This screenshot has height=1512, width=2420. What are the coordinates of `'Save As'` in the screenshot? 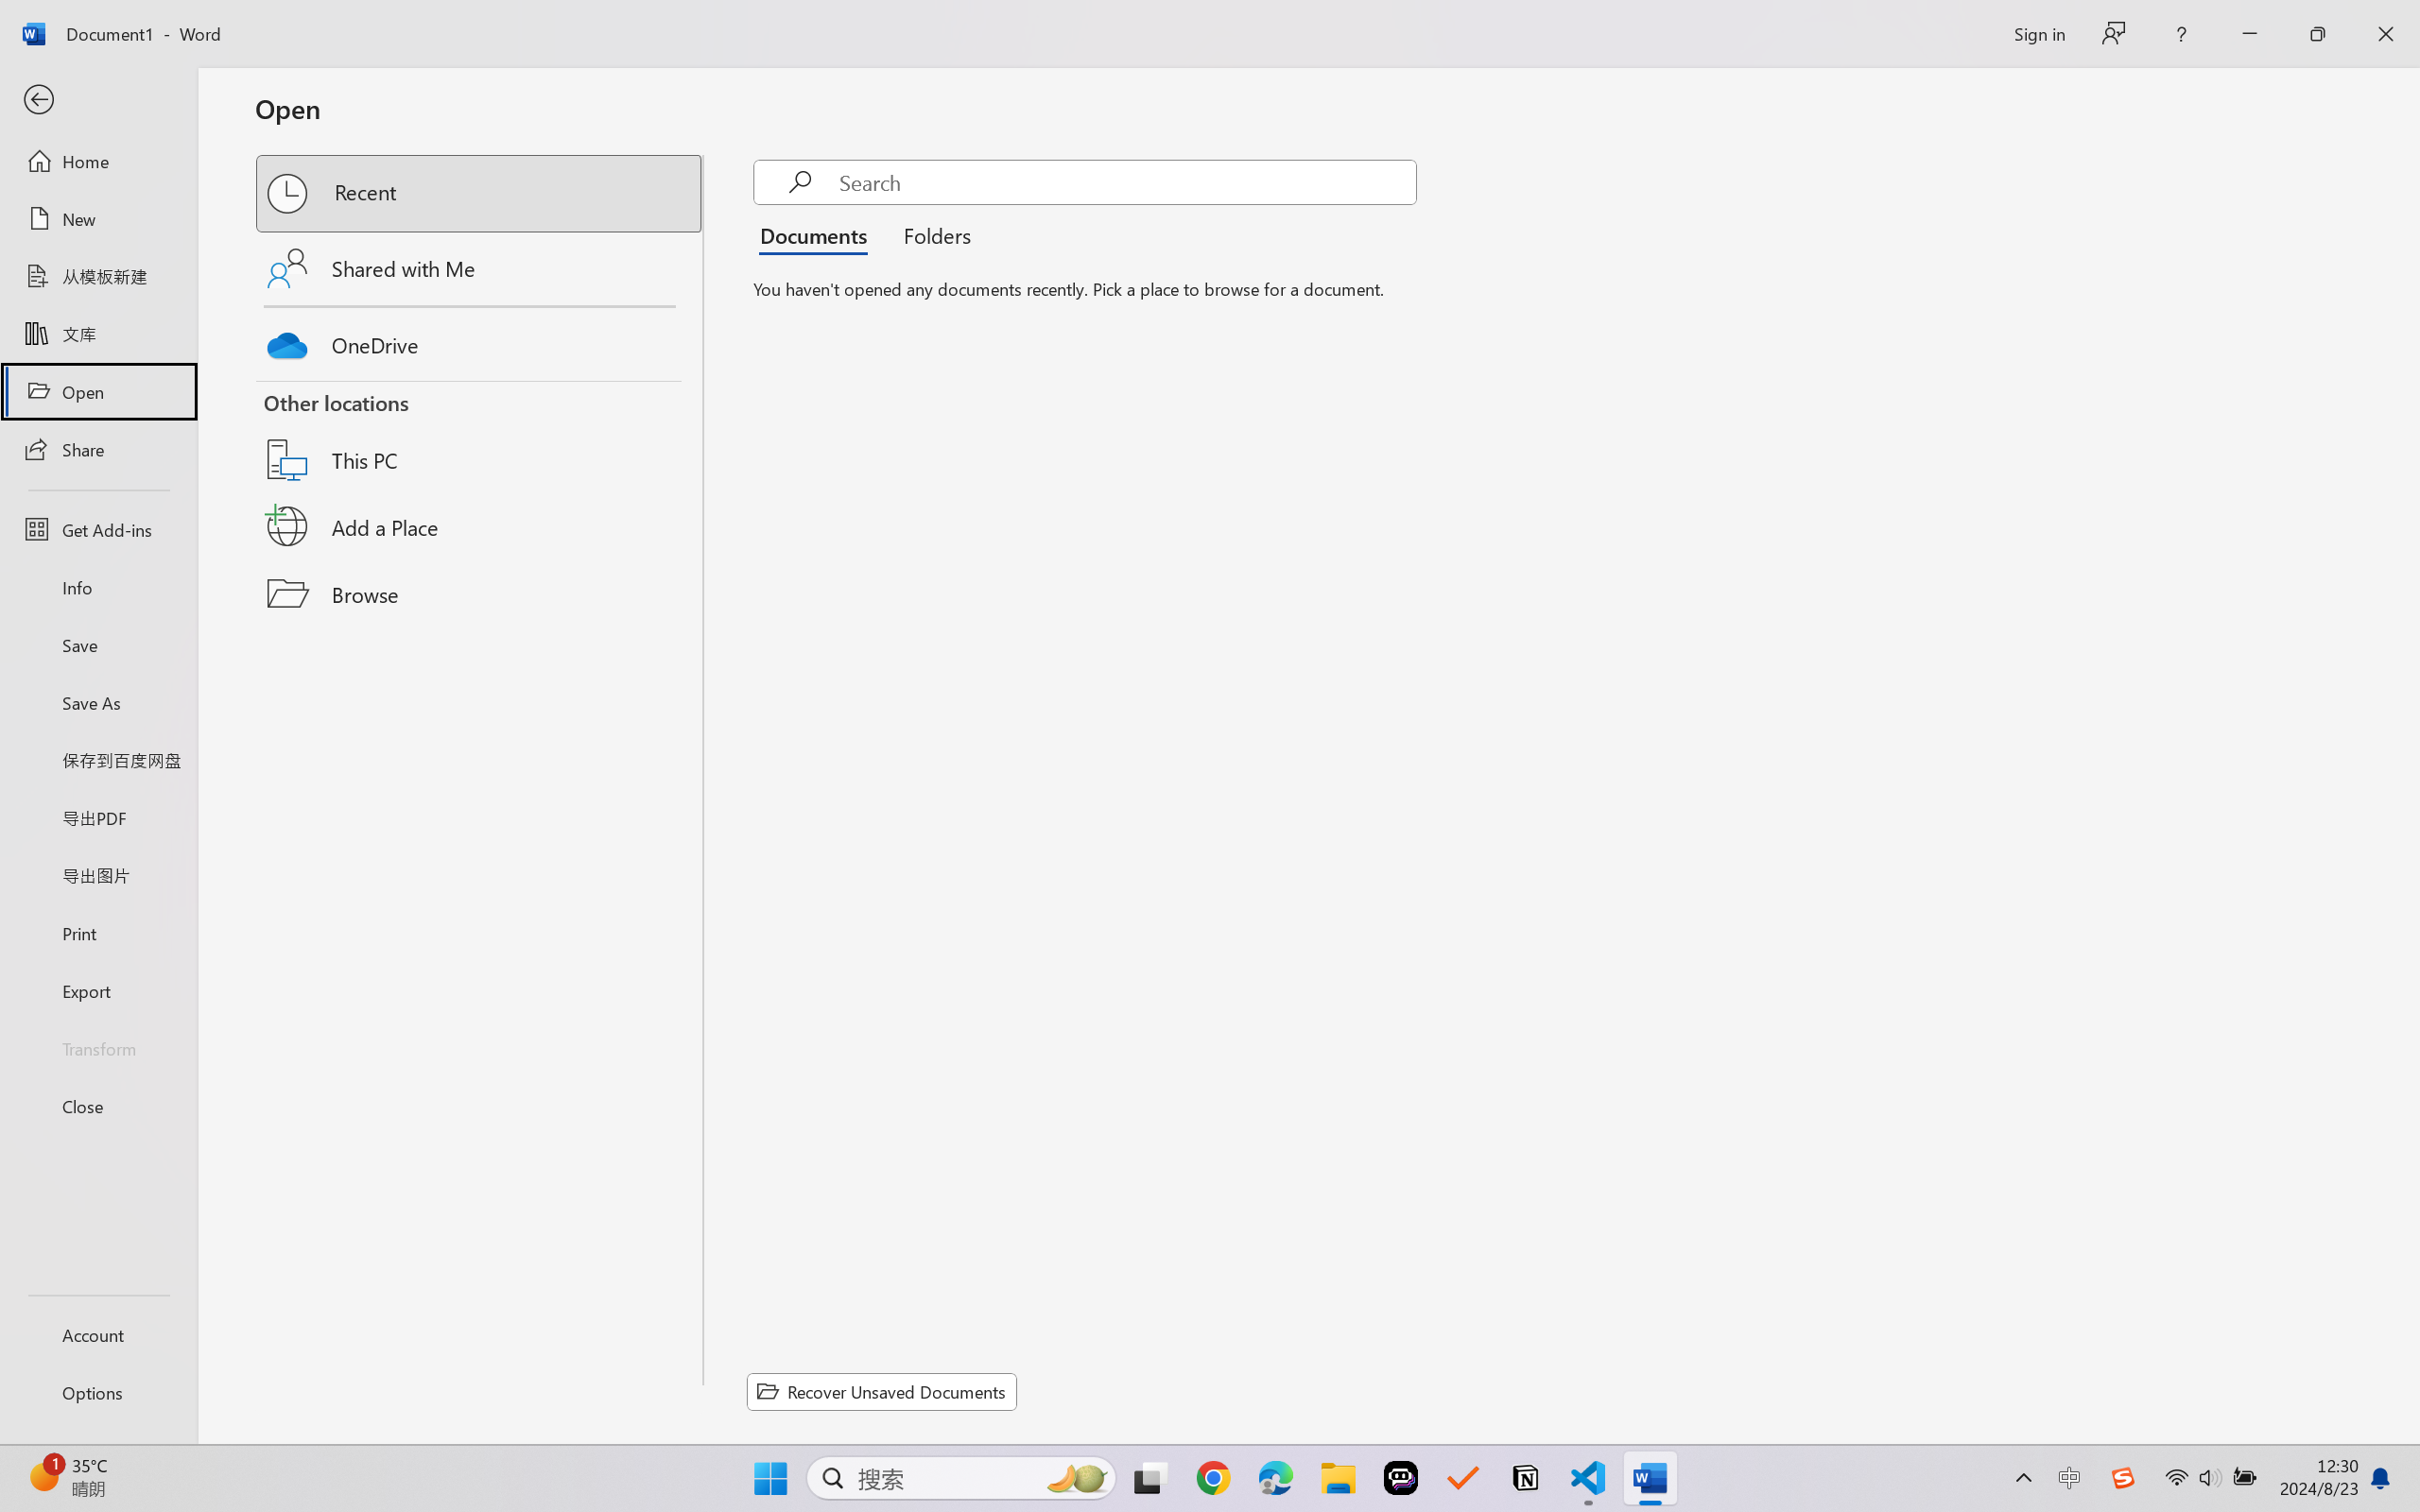 It's located at (97, 702).